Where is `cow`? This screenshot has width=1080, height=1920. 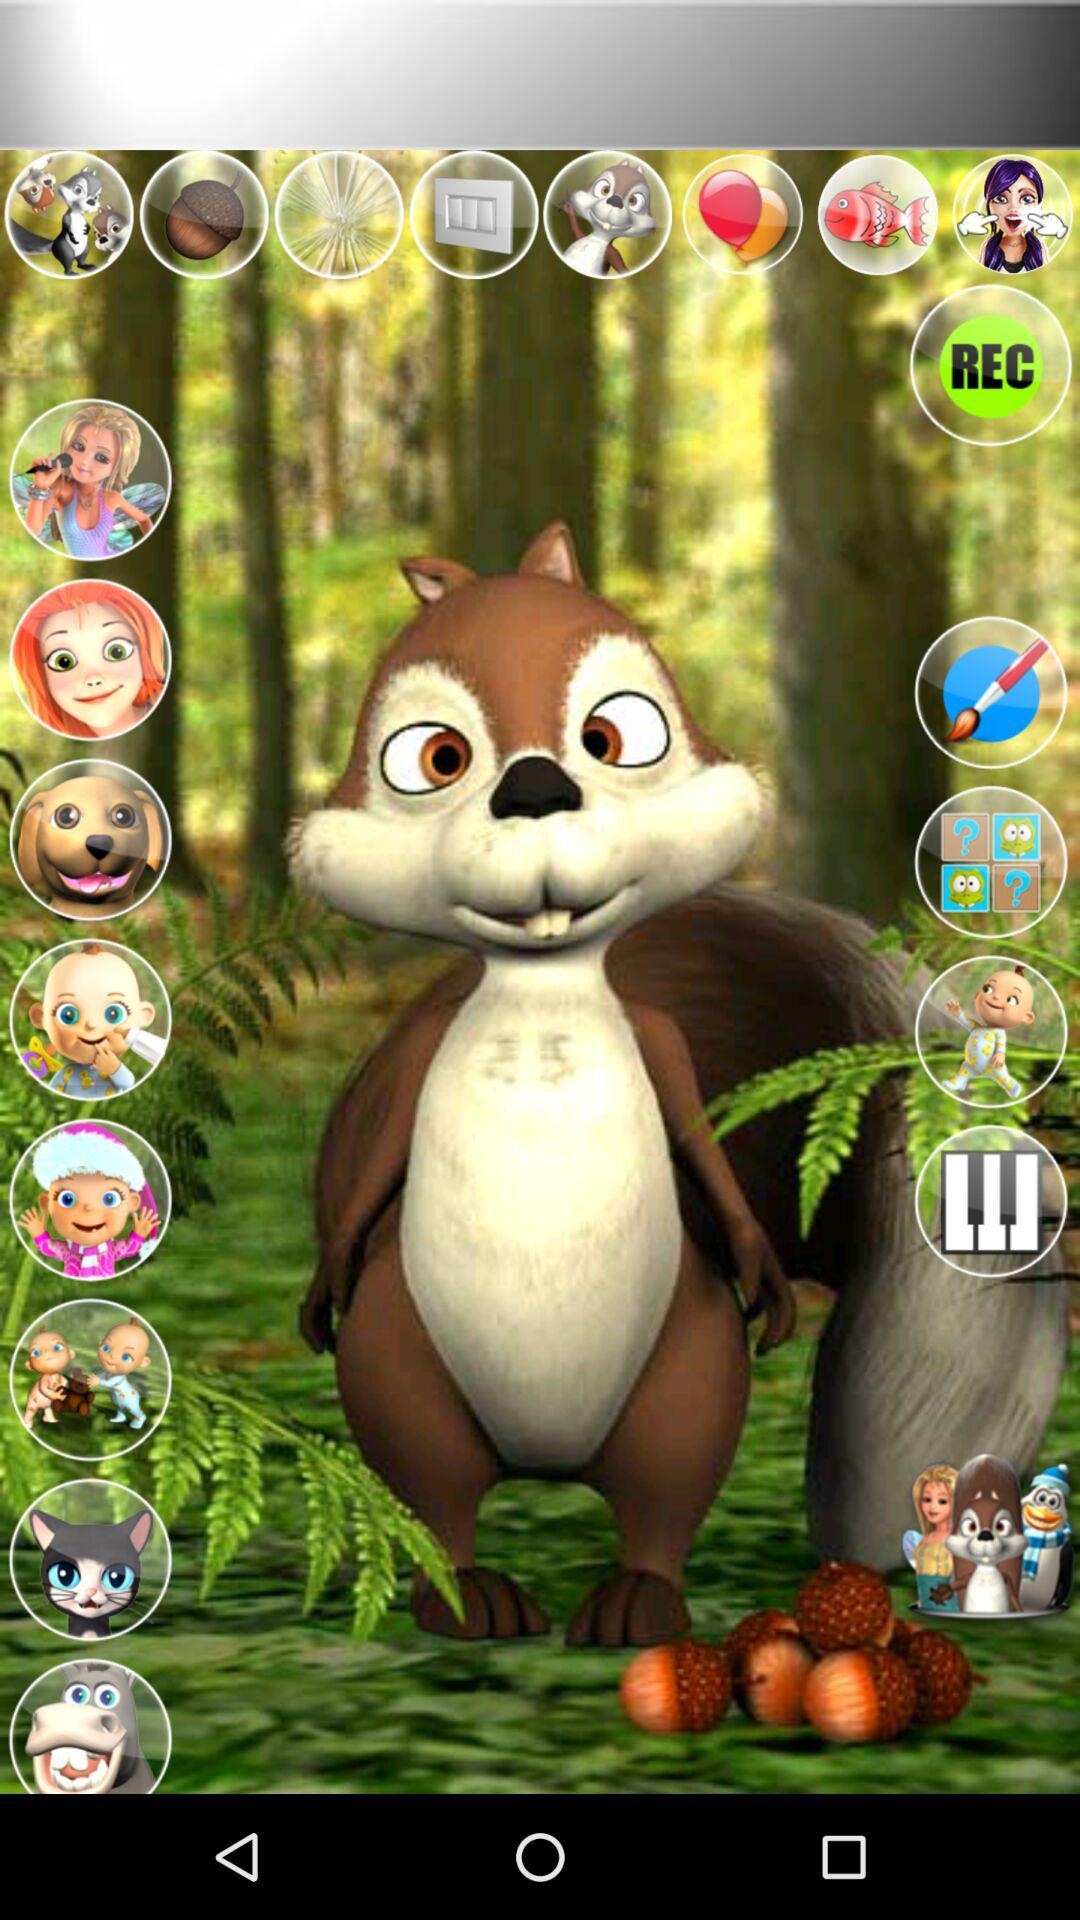 cow is located at coordinates (88, 1717).